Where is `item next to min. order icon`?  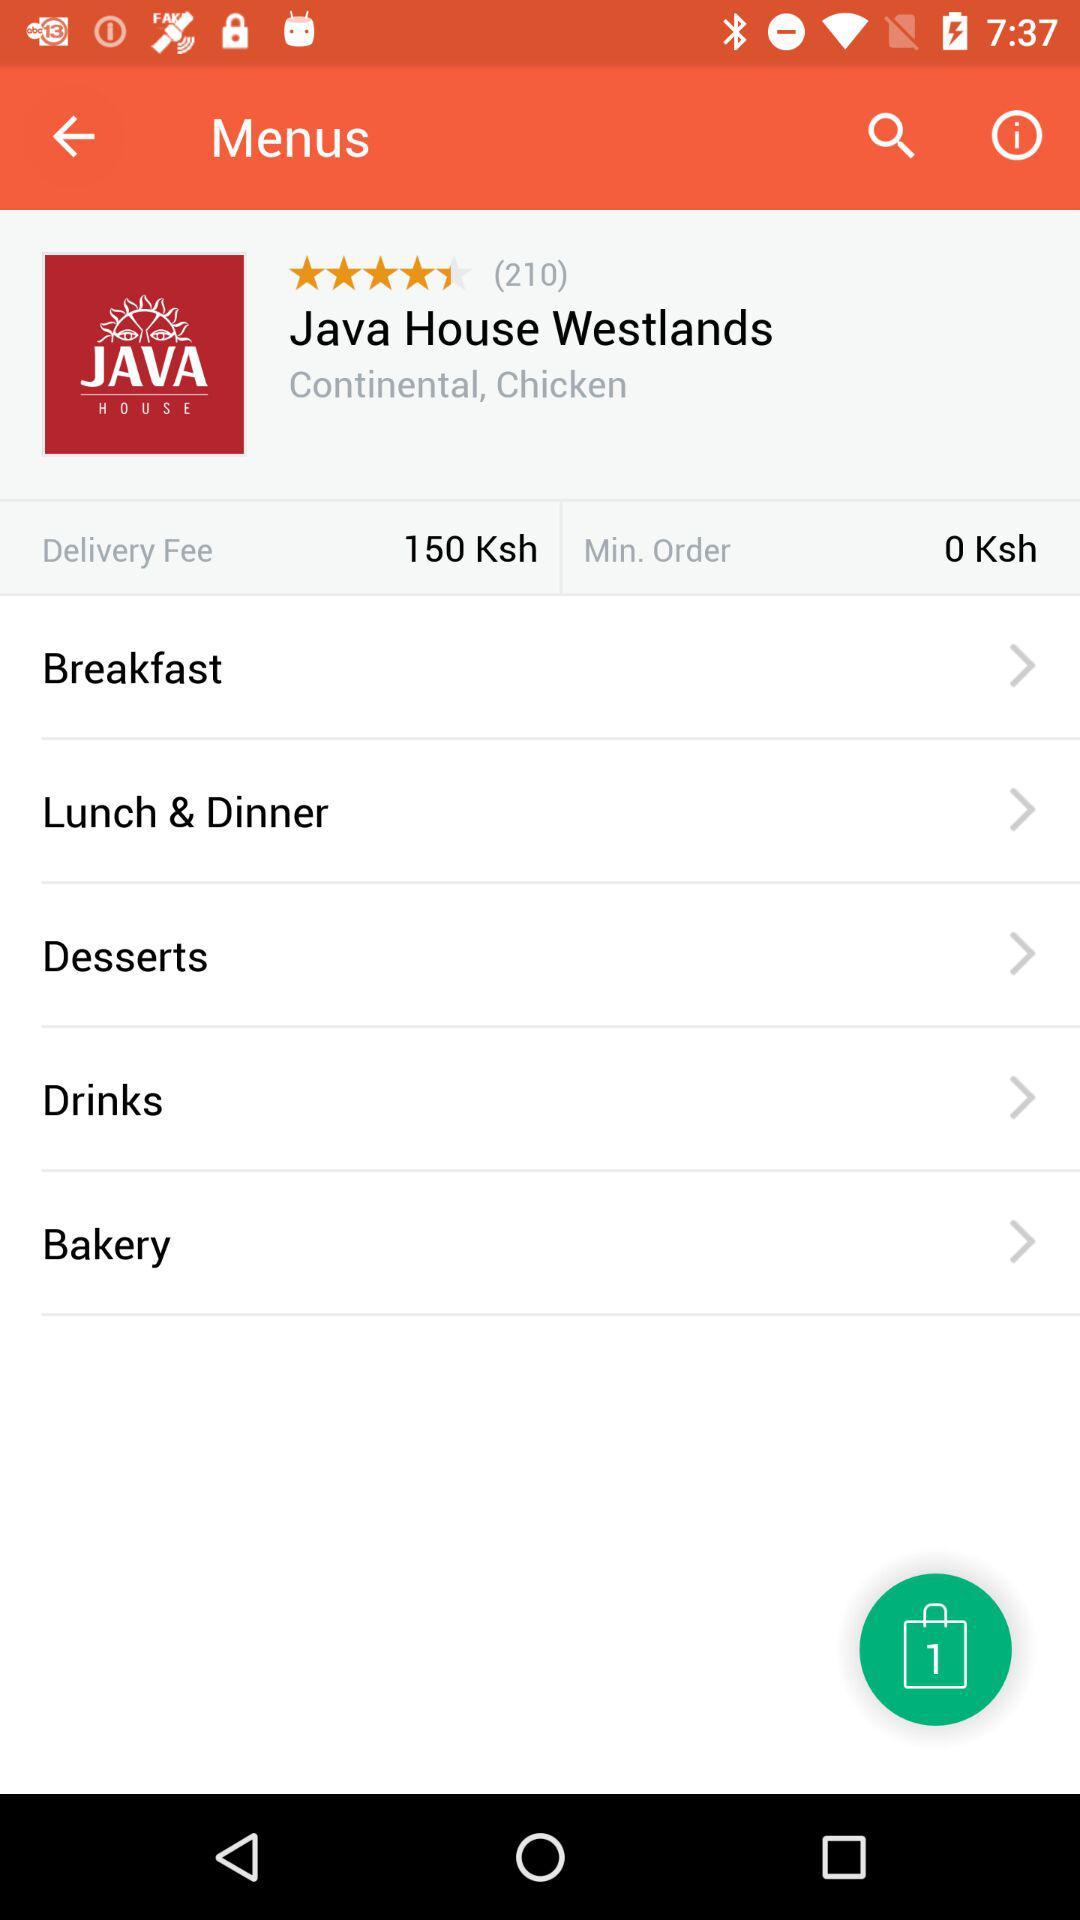 item next to min. order icon is located at coordinates (560, 547).